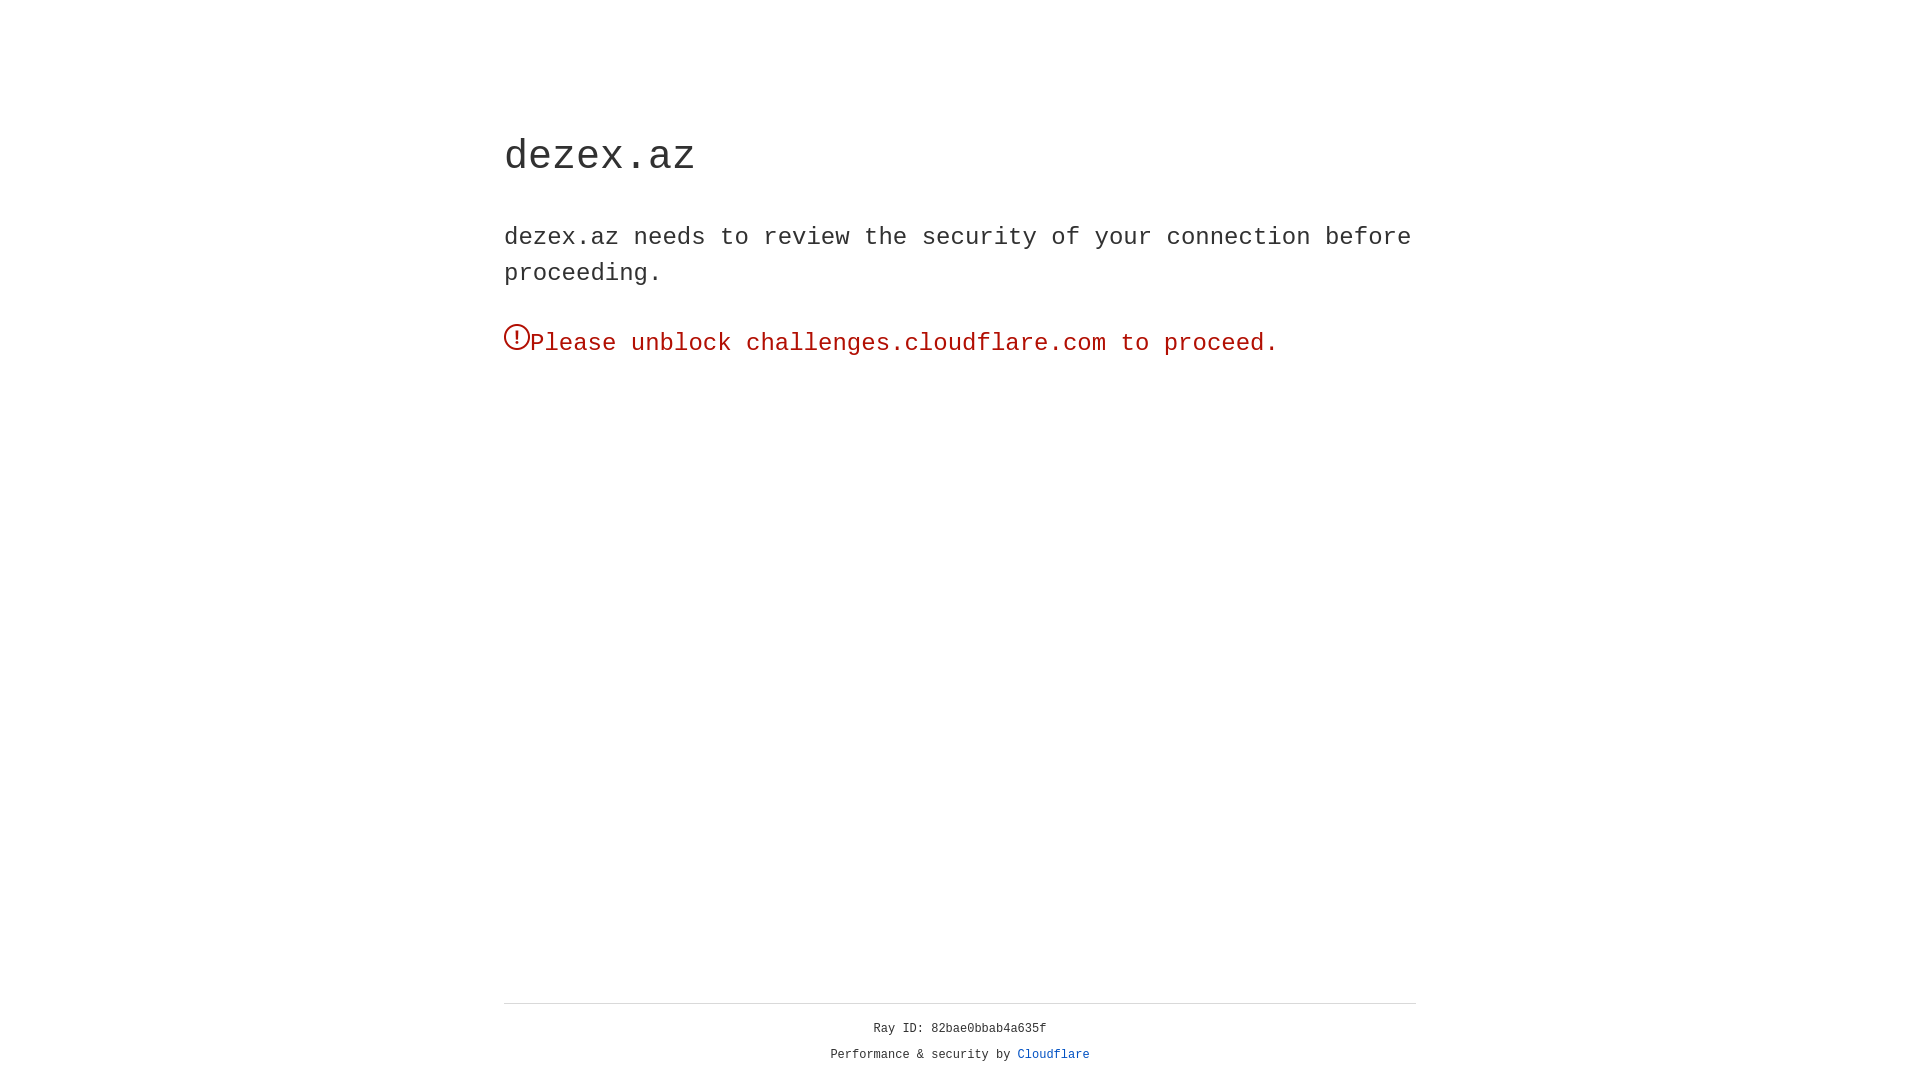 The image size is (1920, 1080). What do you see at coordinates (1053, 1054) in the screenshot?
I see `'Cloudflare'` at bounding box center [1053, 1054].